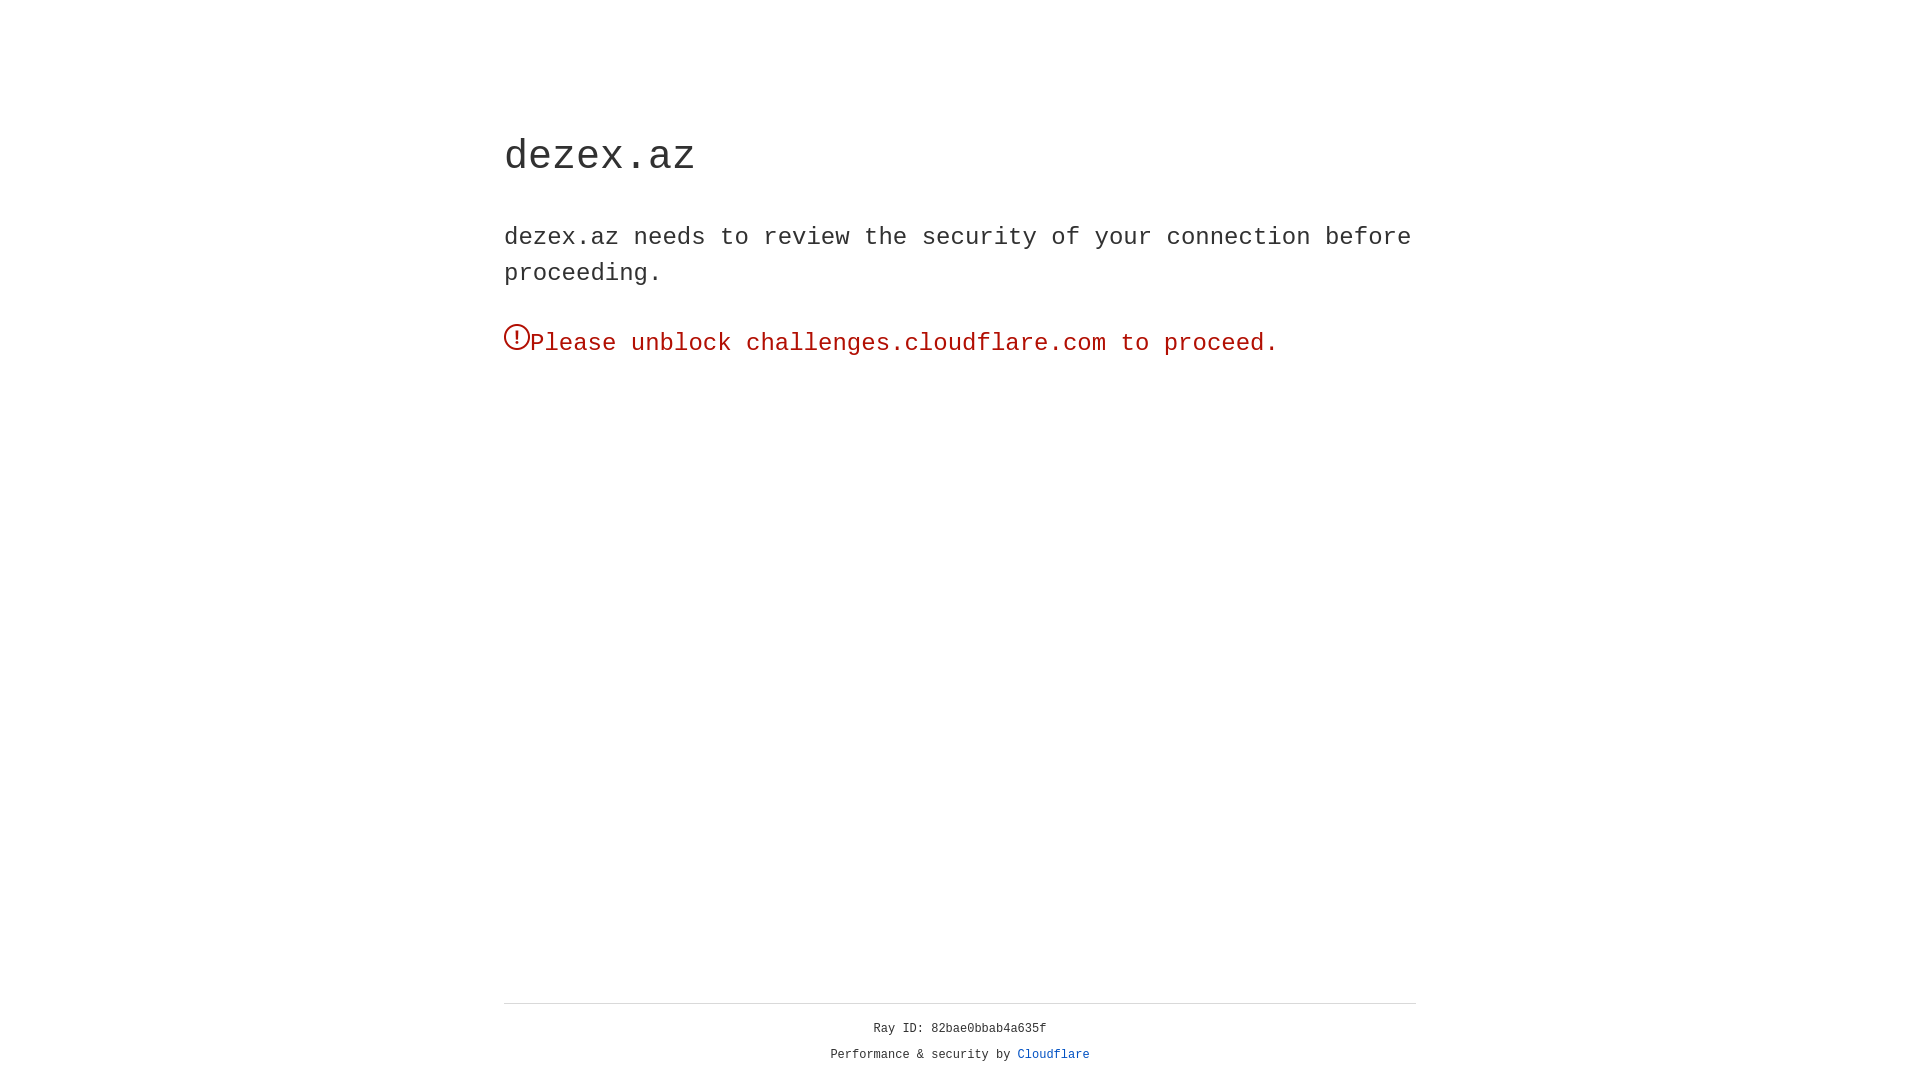 The image size is (1920, 1080). What do you see at coordinates (1053, 1054) in the screenshot?
I see `'Cloudflare'` at bounding box center [1053, 1054].